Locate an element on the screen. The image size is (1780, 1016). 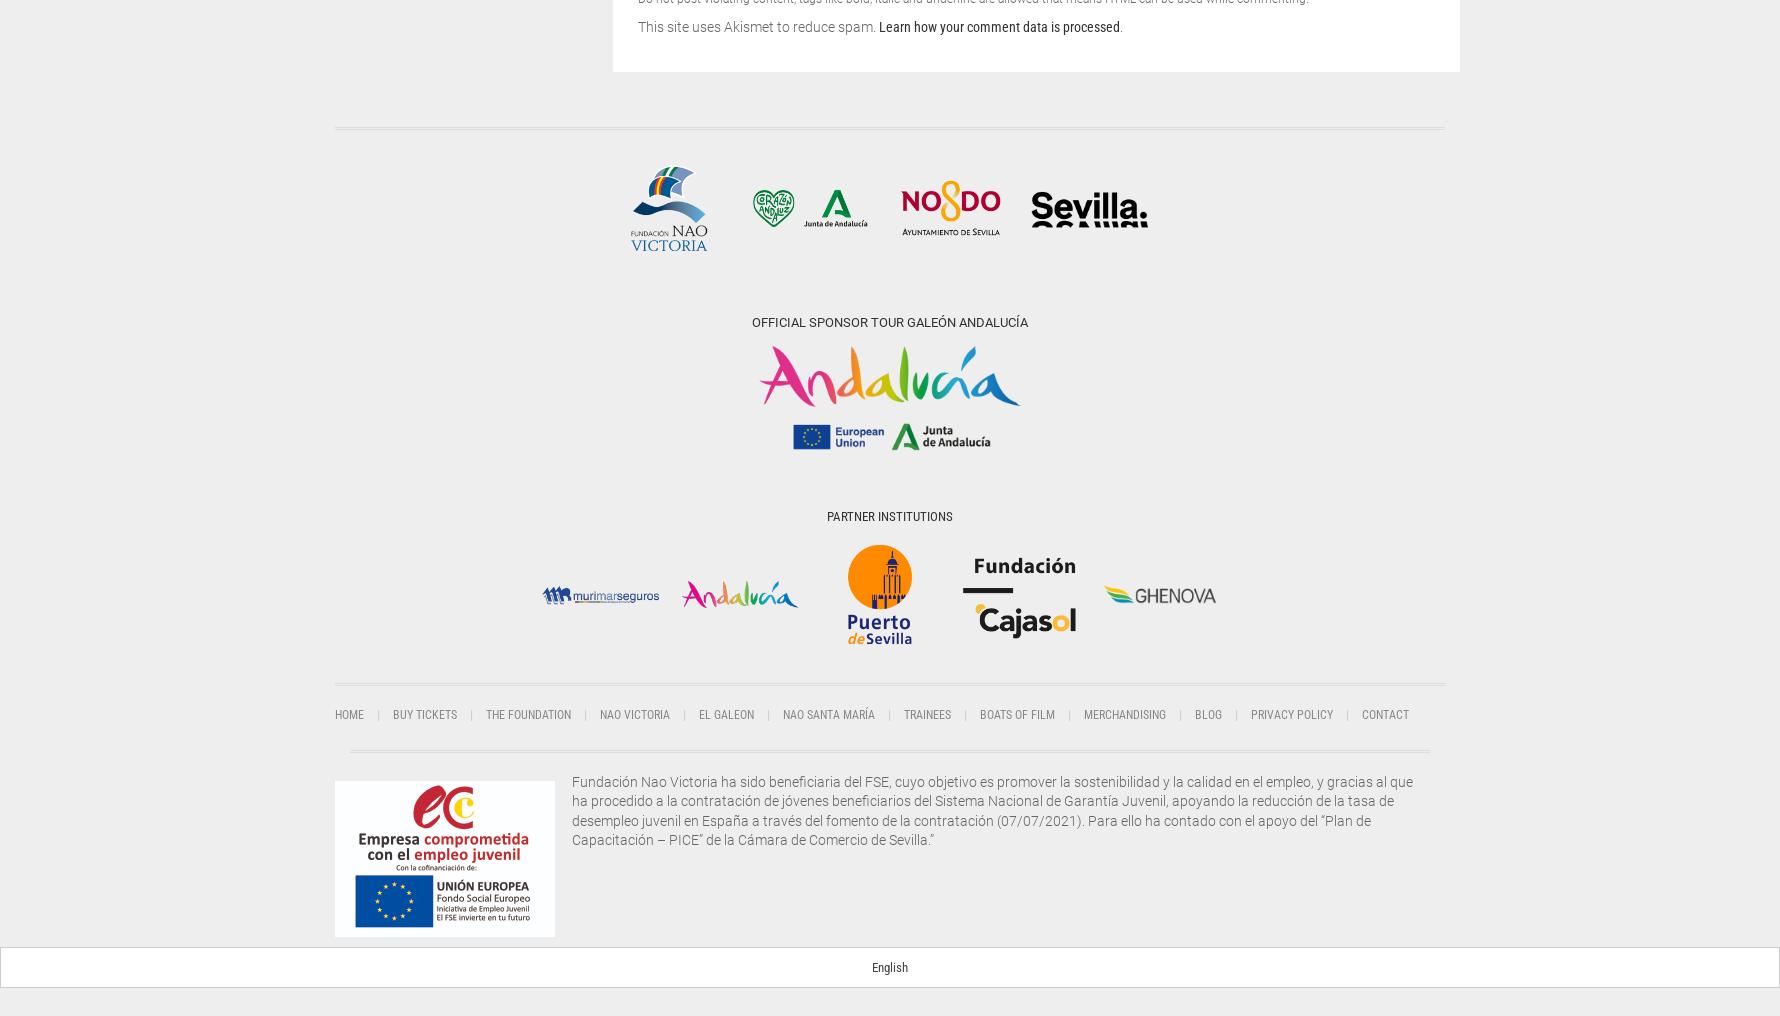
'Blog' is located at coordinates (1208, 714).